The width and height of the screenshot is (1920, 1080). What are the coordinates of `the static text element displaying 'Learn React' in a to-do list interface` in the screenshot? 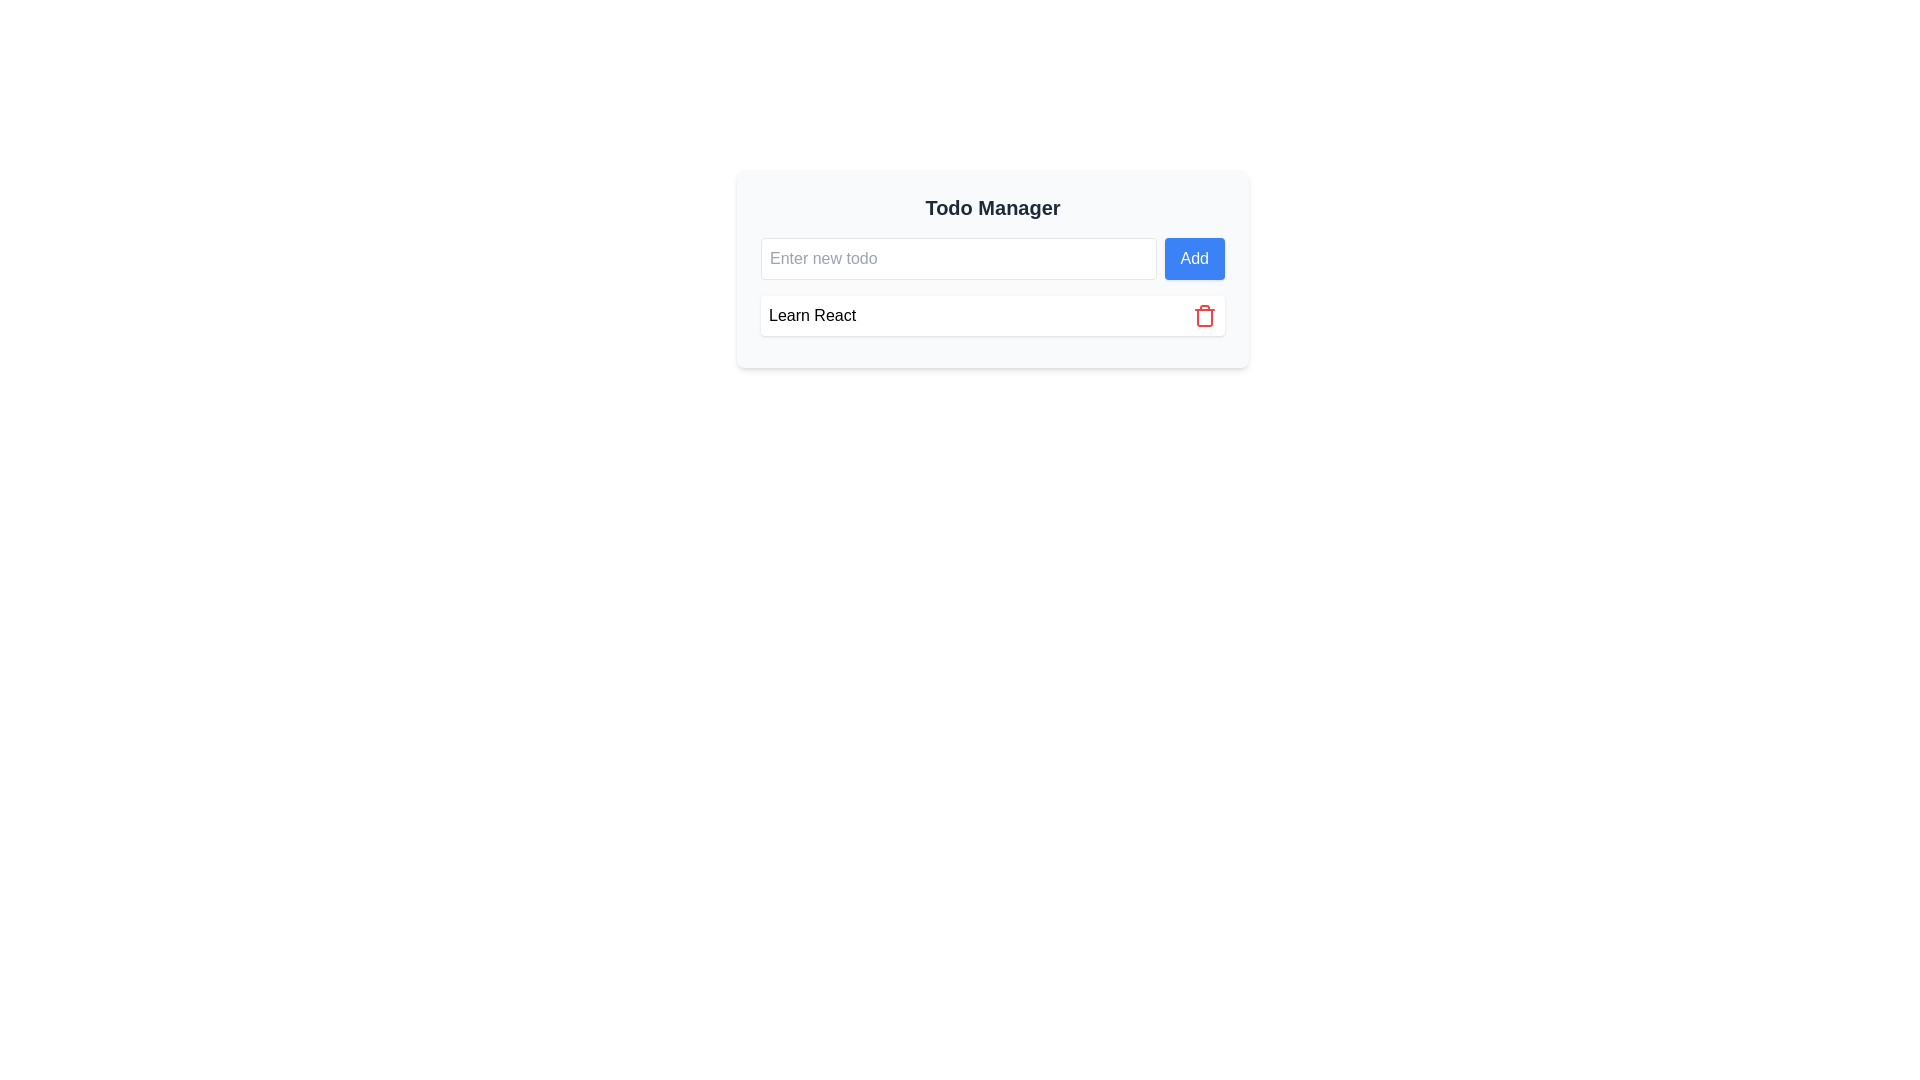 It's located at (812, 315).